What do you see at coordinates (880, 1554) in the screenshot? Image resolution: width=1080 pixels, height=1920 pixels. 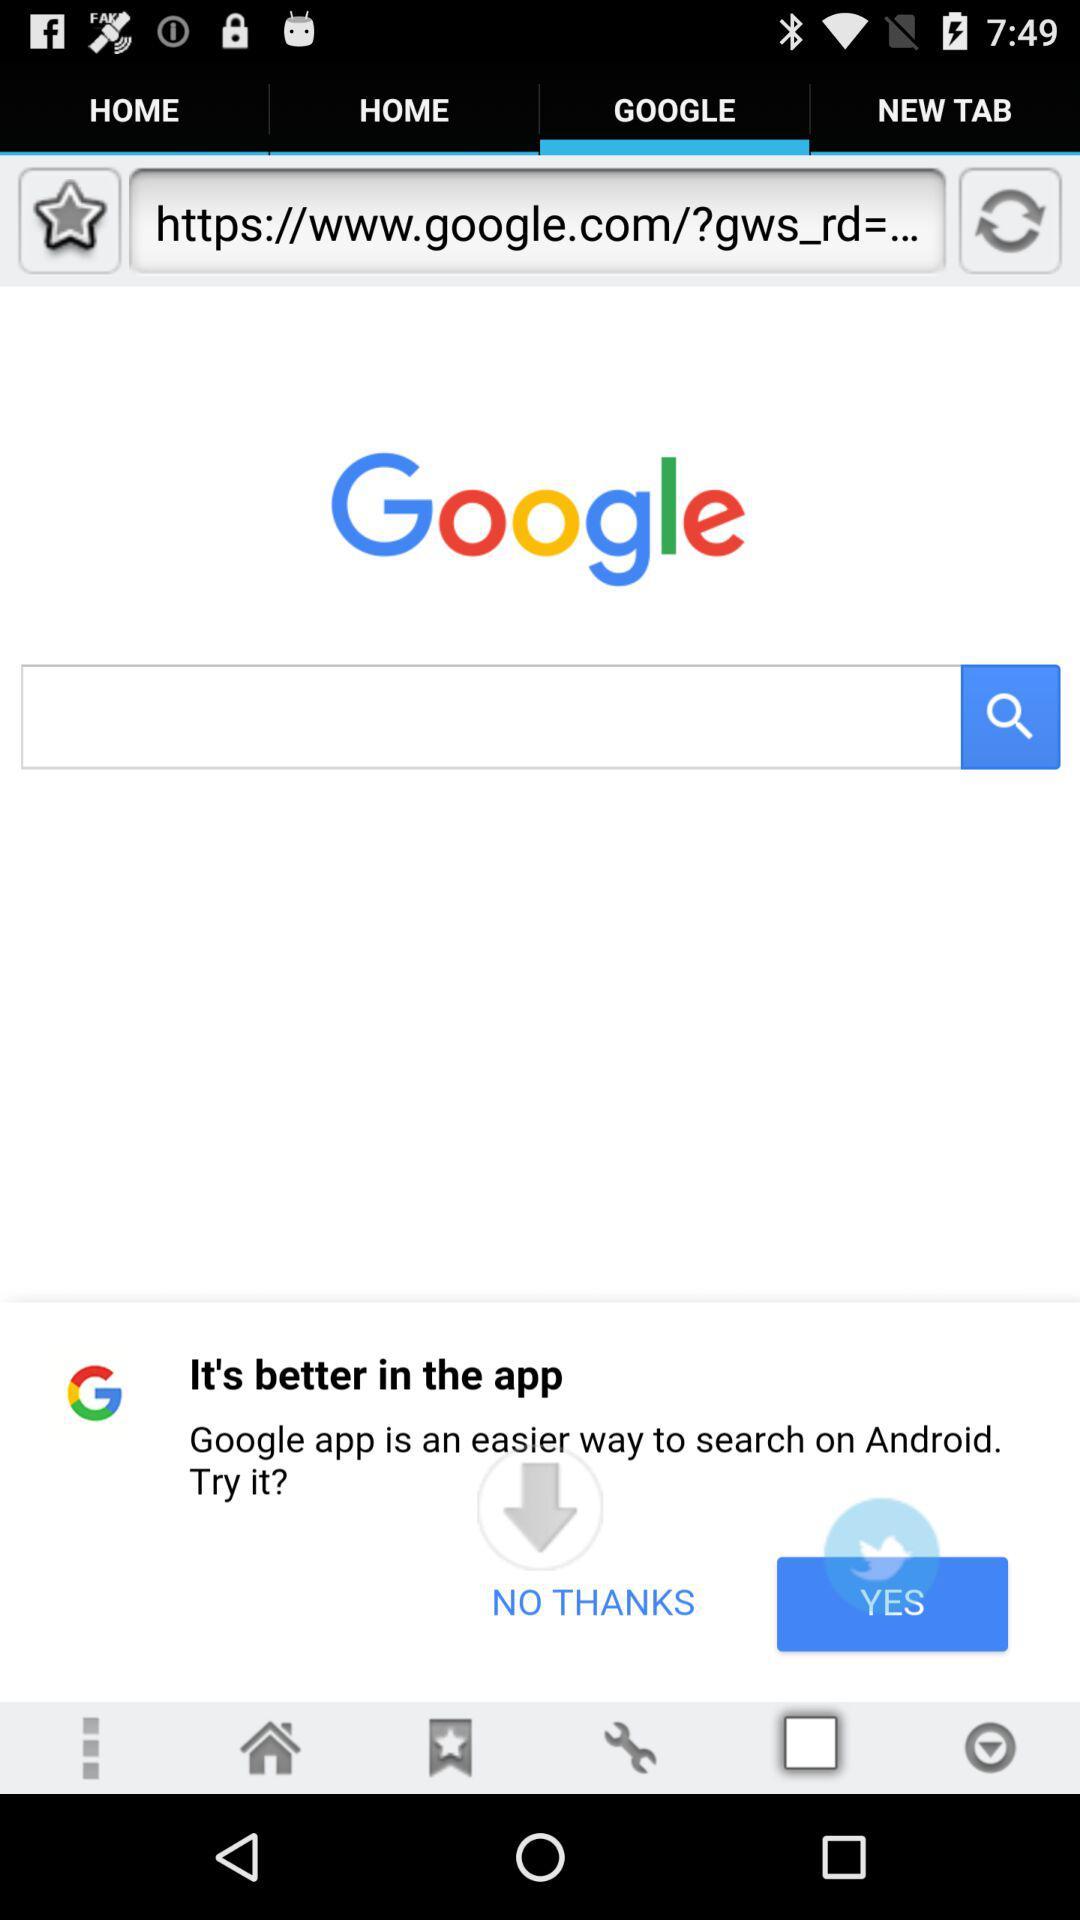 I see `try suggestion` at bounding box center [880, 1554].